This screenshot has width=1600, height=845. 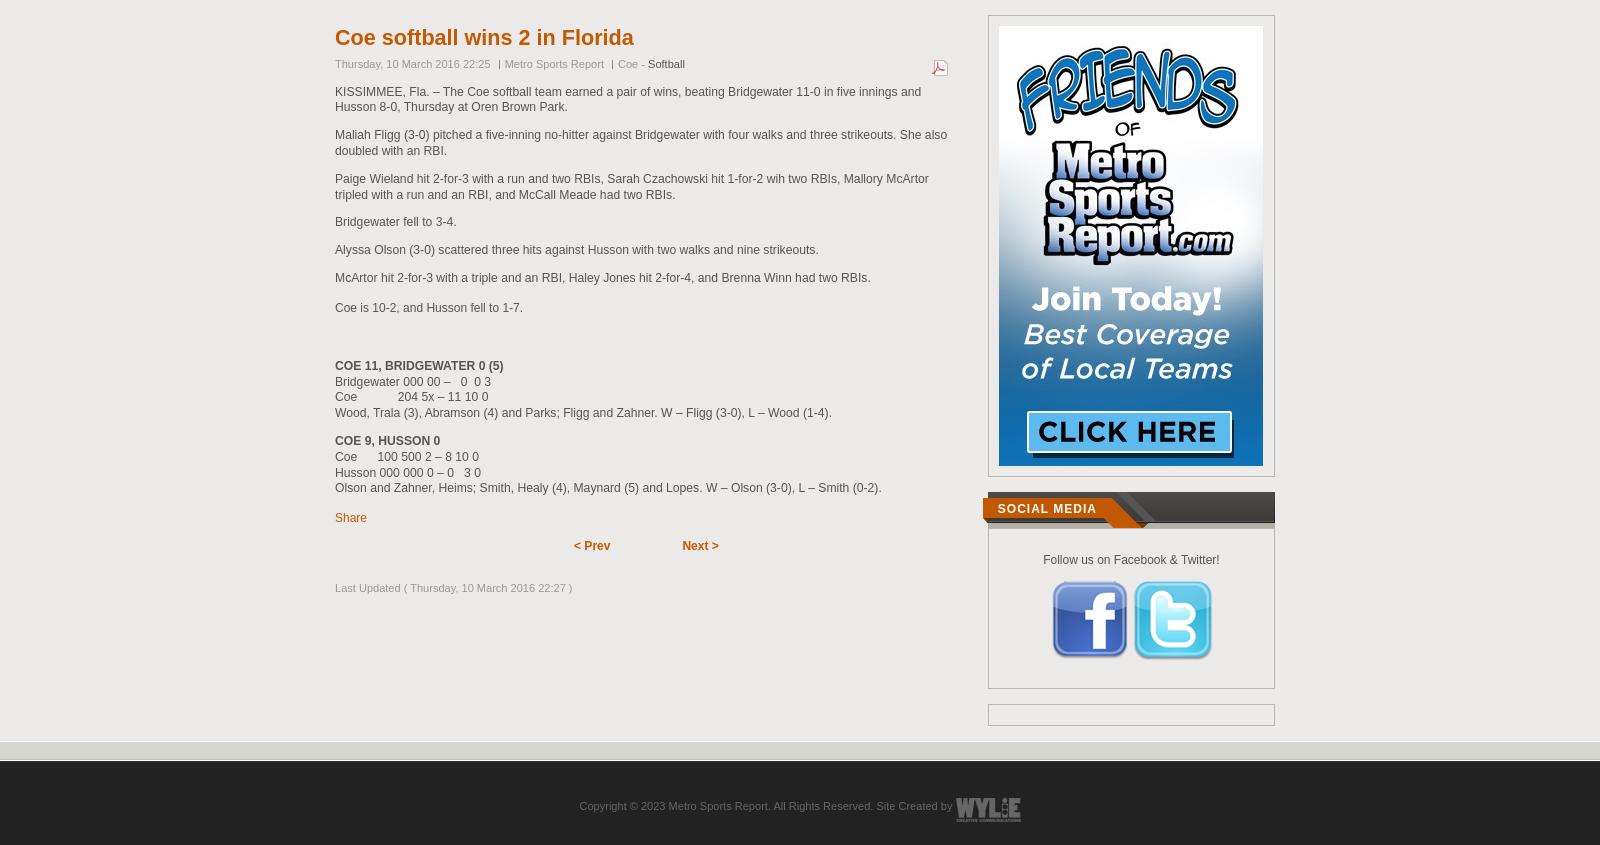 What do you see at coordinates (406, 472) in the screenshot?
I see `'Husson 000 000 0 – 0   3 0'` at bounding box center [406, 472].